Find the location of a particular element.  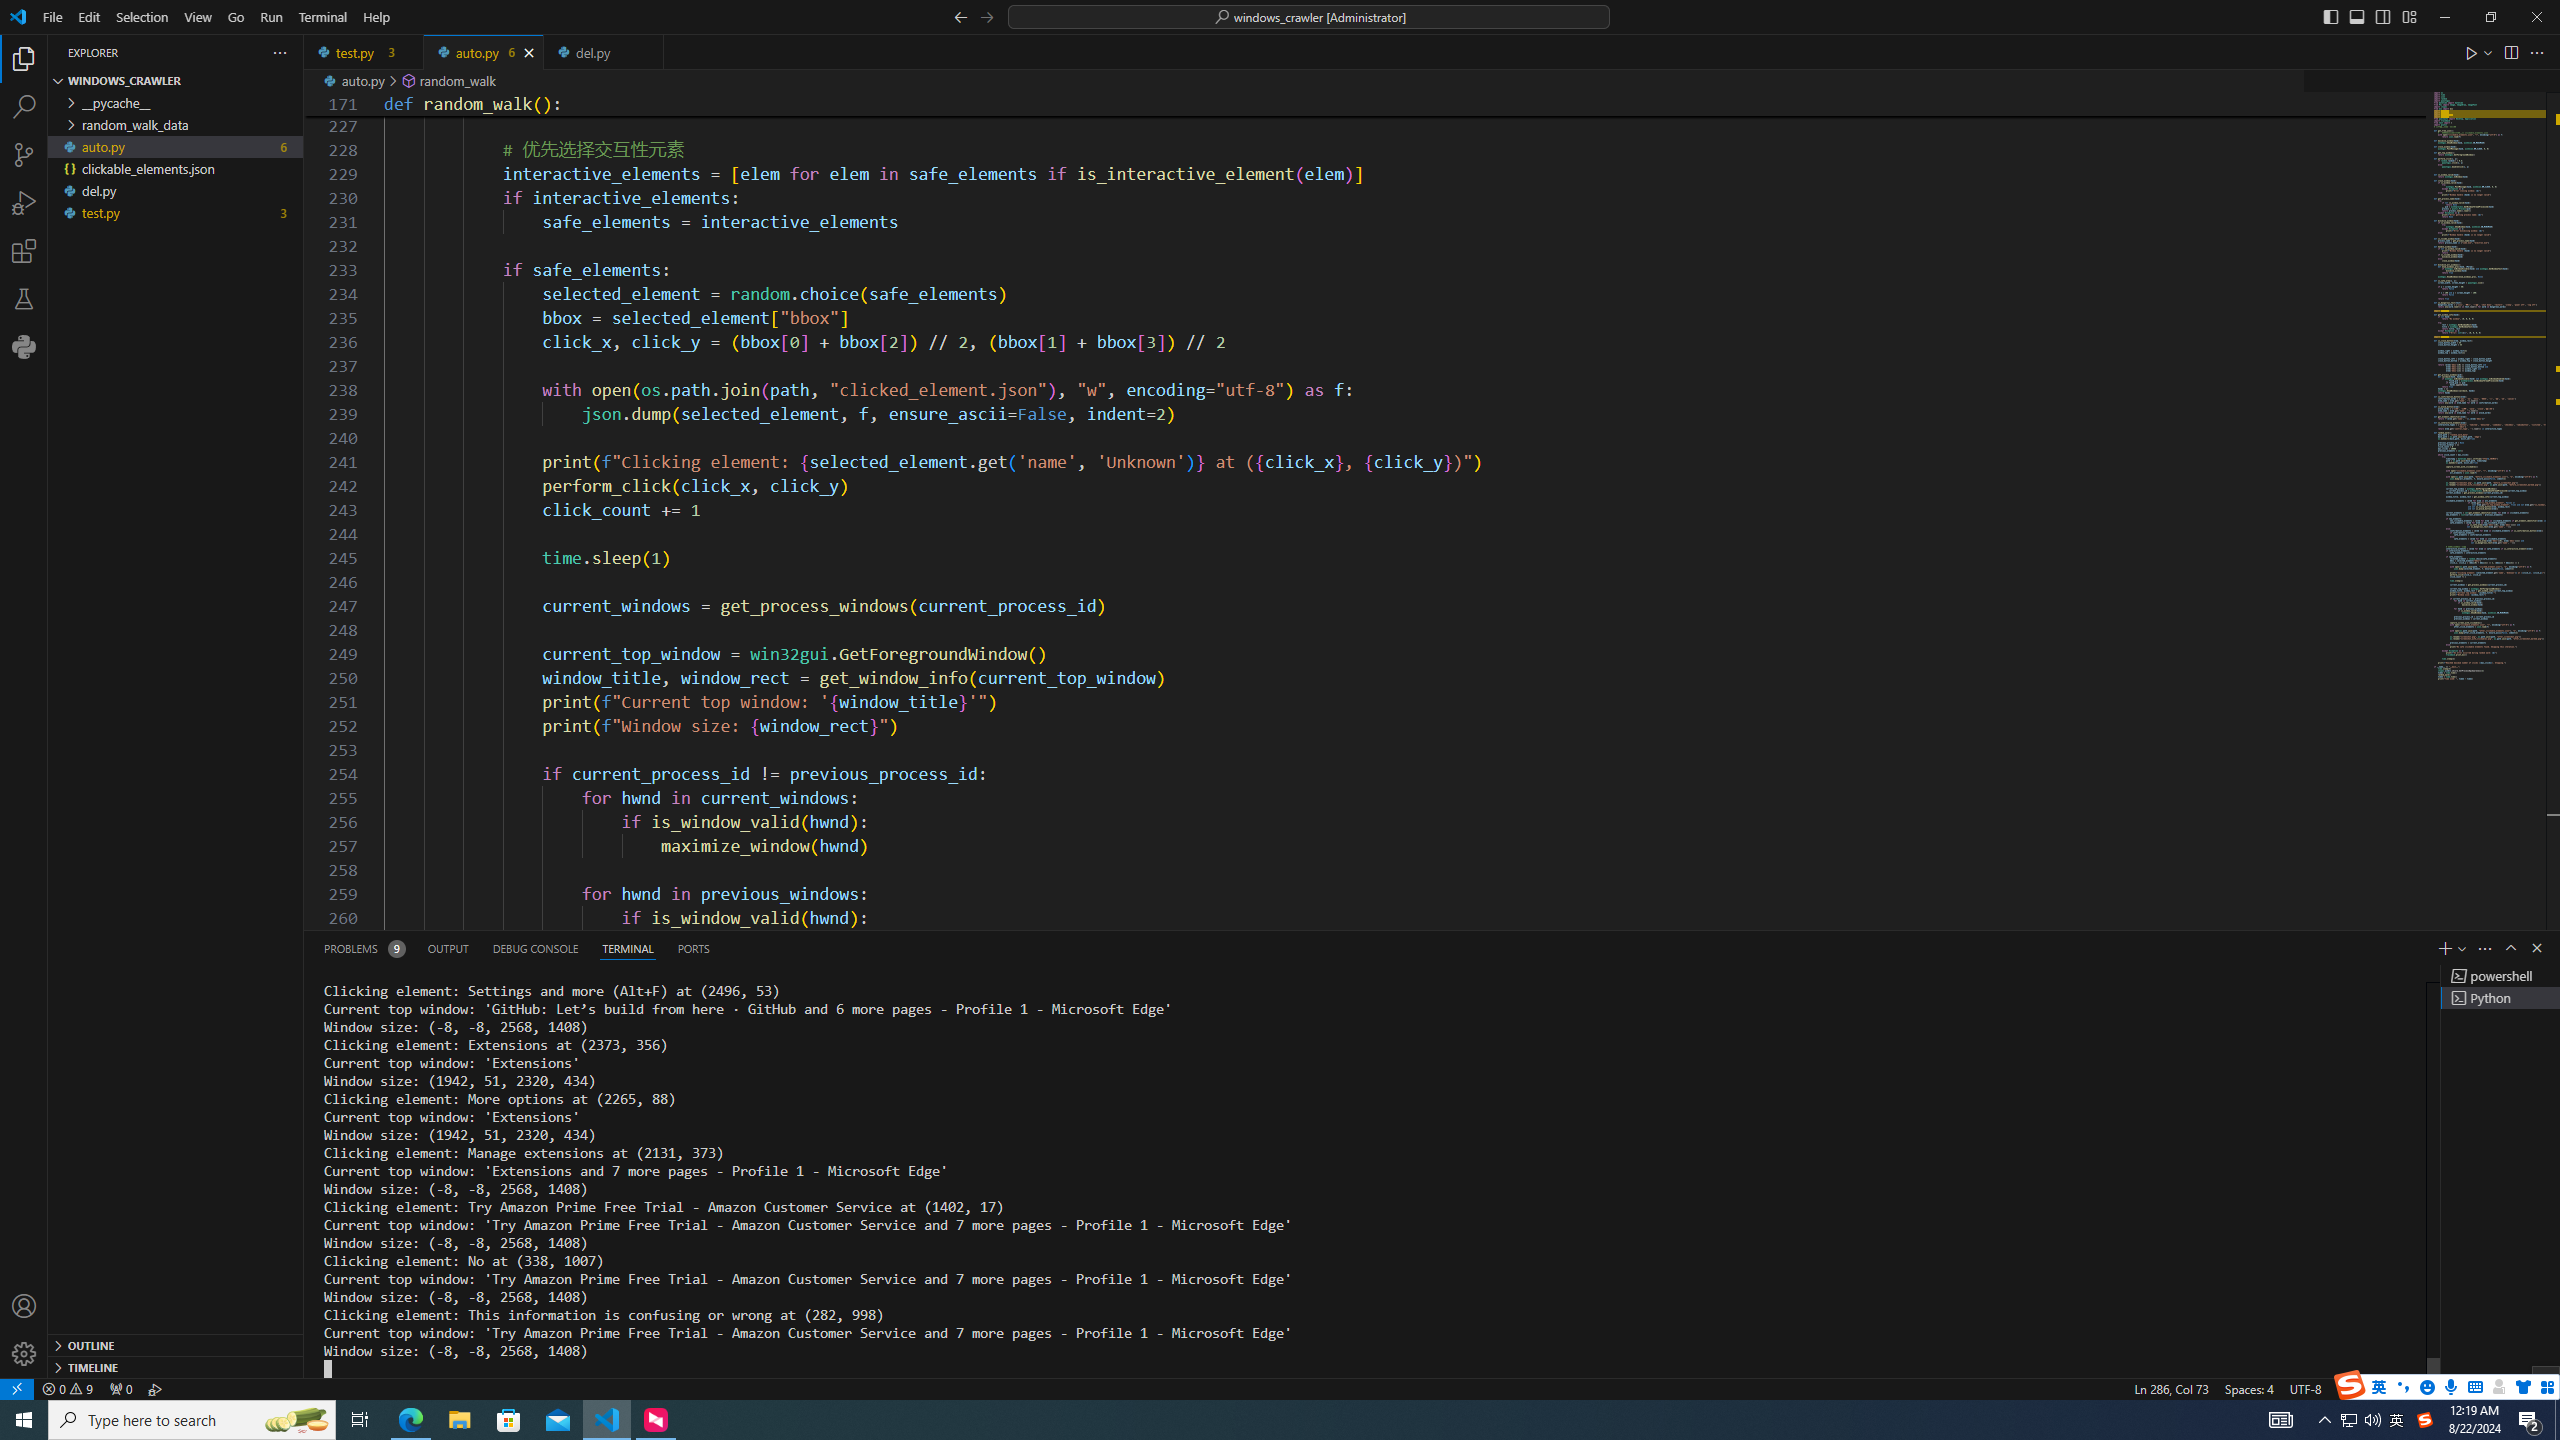

'Go Back (Alt+LeftArrow)' is located at coordinates (961, 15).